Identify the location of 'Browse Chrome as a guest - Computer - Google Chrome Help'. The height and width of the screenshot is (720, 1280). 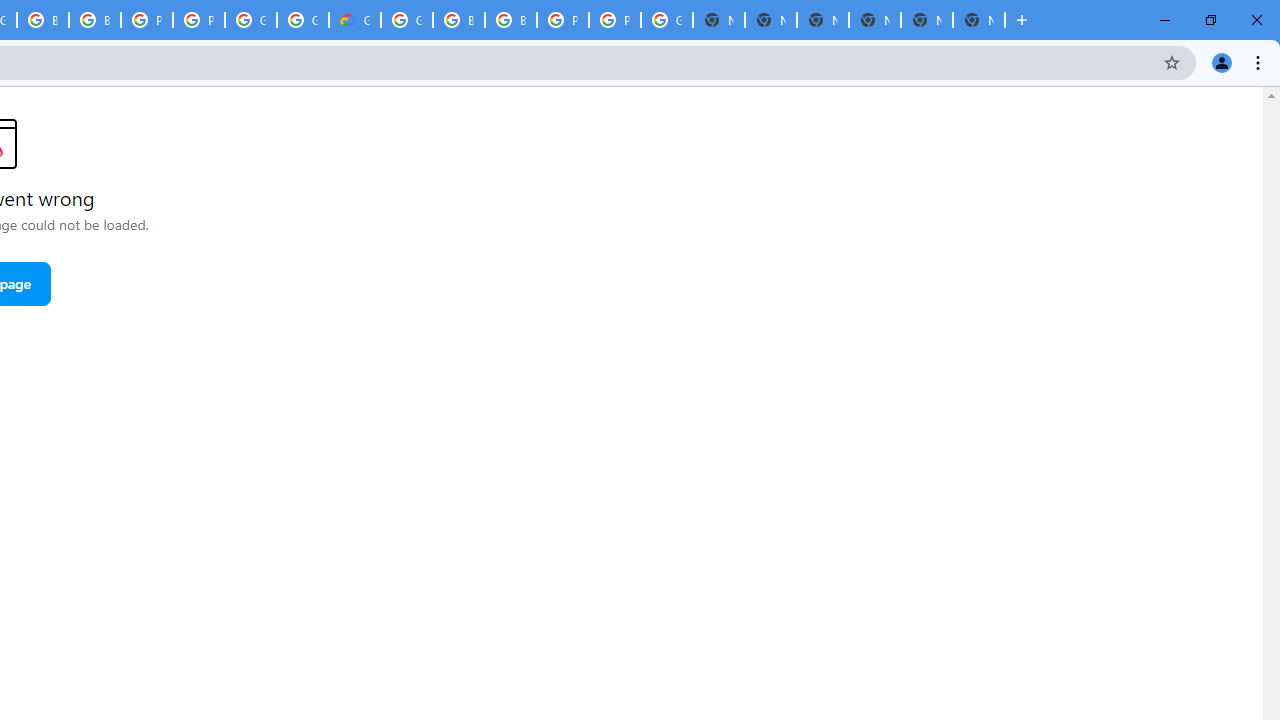
(42, 20).